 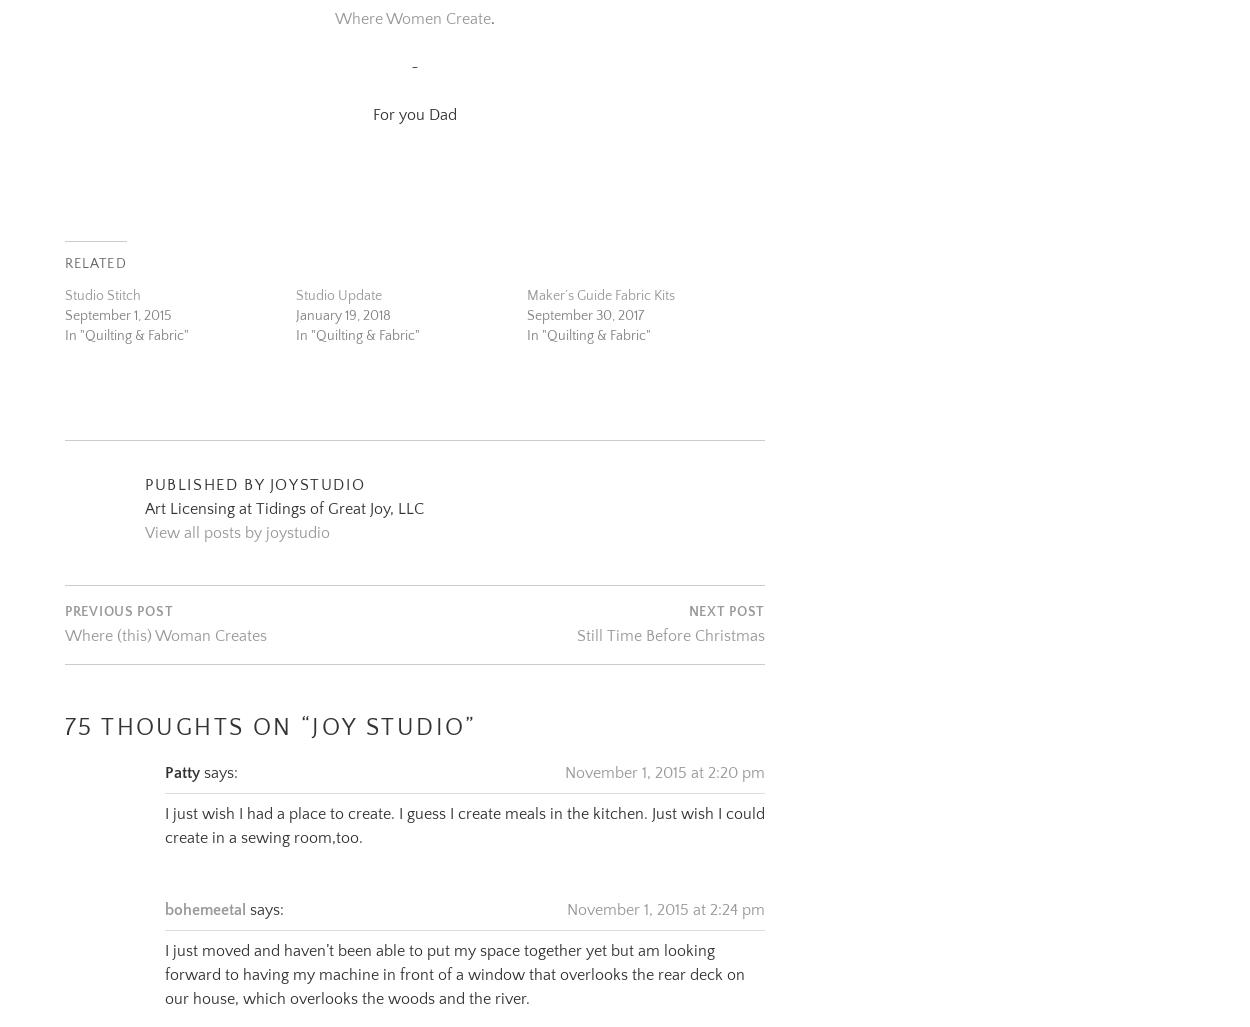 What do you see at coordinates (166, 610) in the screenshot?
I see `'Where (this) Woman Creates'` at bounding box center [166, 610].